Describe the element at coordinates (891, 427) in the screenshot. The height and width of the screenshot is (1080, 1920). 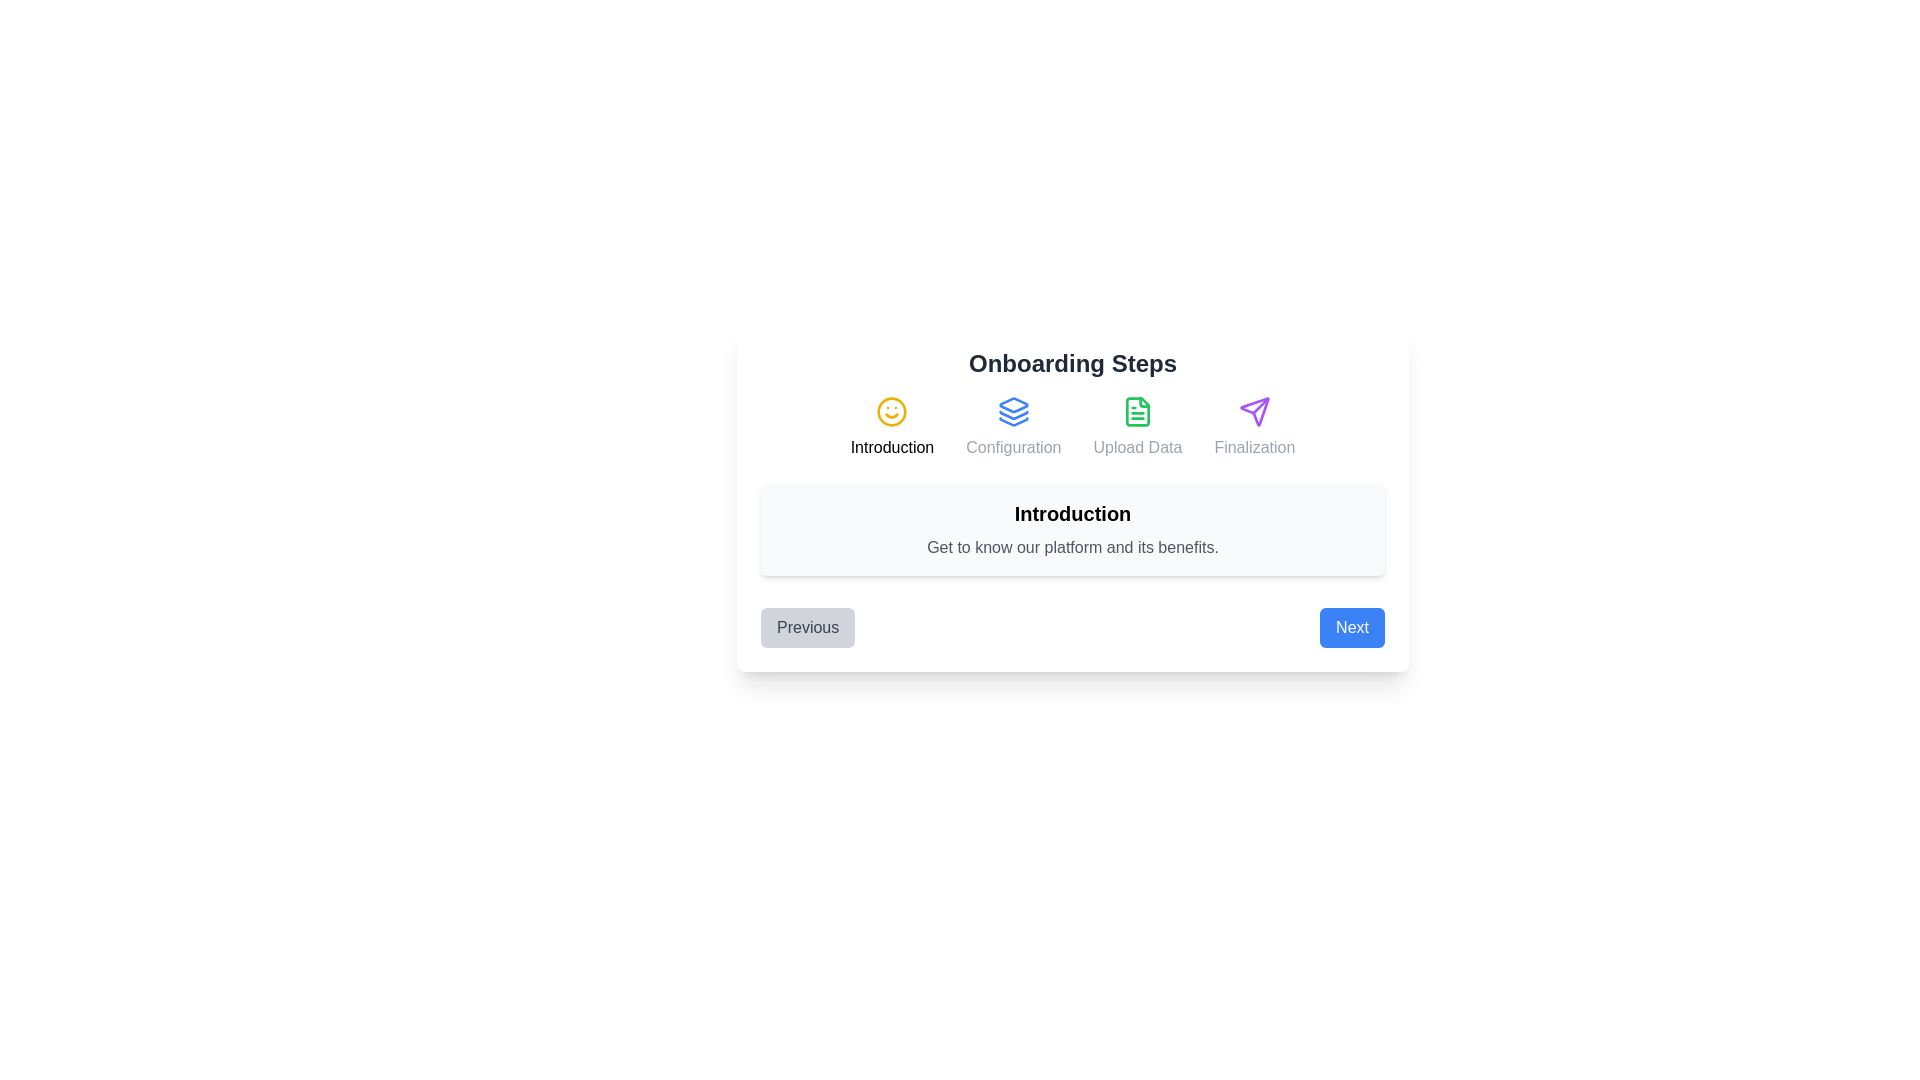
I see `the button labeled 'Introduction' which has a yellow smiley face icon above the text, located in the top-left corner of the section containing 'Configuration', 'Upload Data', and 'Finalization'` at that location.